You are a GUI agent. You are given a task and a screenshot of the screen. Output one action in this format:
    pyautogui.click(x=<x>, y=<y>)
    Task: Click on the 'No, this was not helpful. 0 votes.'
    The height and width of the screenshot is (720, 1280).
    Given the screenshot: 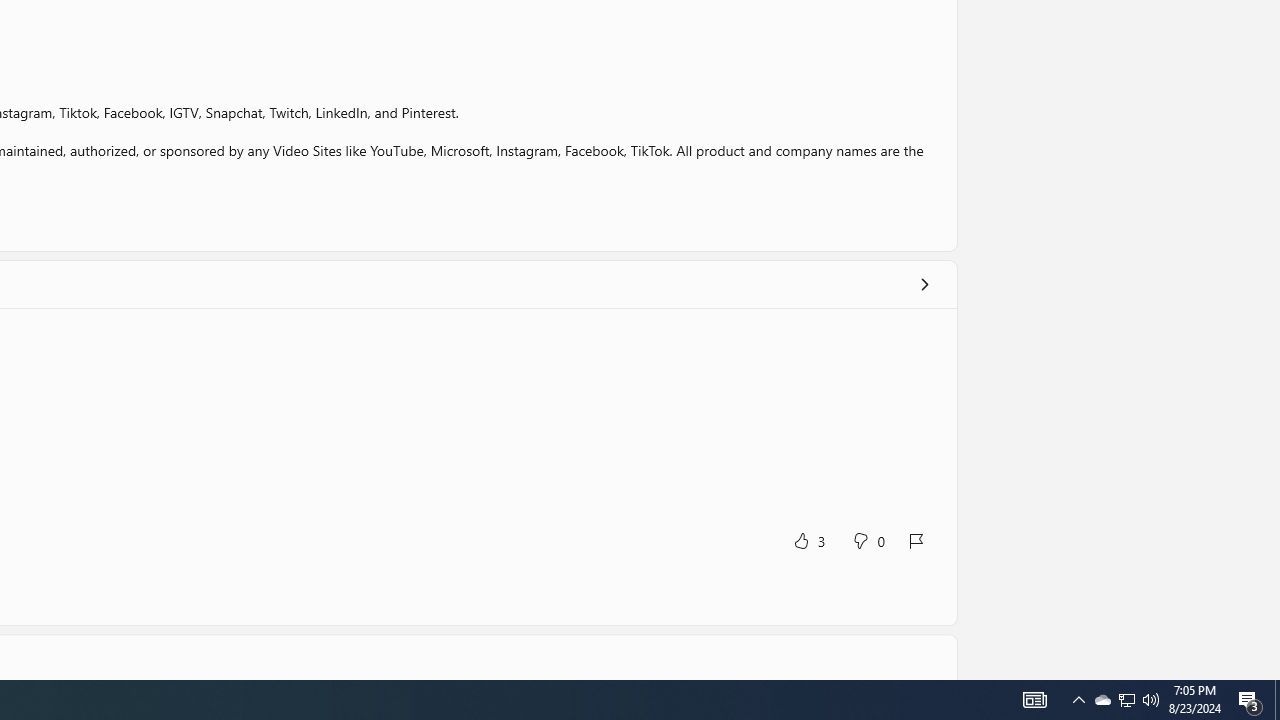 What is the action you would take?
    pyautogui.click(x=868, y=540)
    